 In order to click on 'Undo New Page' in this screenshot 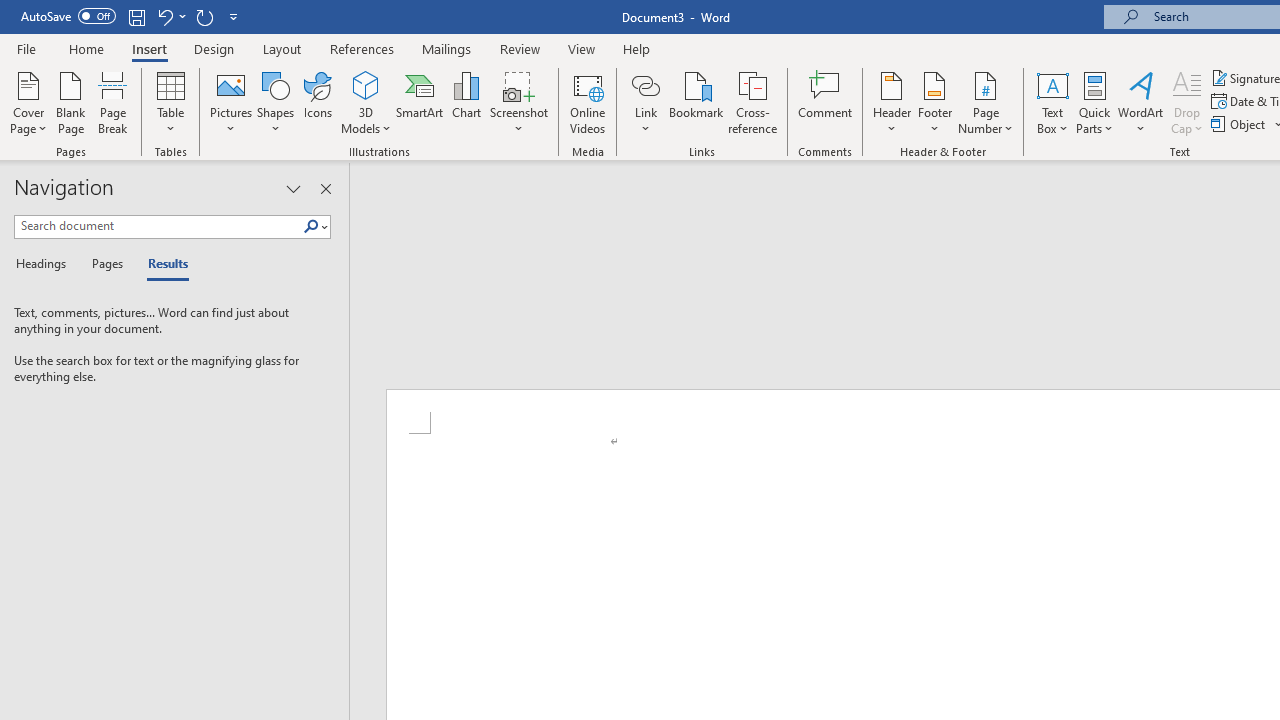, I will do `click(164, 16)`.